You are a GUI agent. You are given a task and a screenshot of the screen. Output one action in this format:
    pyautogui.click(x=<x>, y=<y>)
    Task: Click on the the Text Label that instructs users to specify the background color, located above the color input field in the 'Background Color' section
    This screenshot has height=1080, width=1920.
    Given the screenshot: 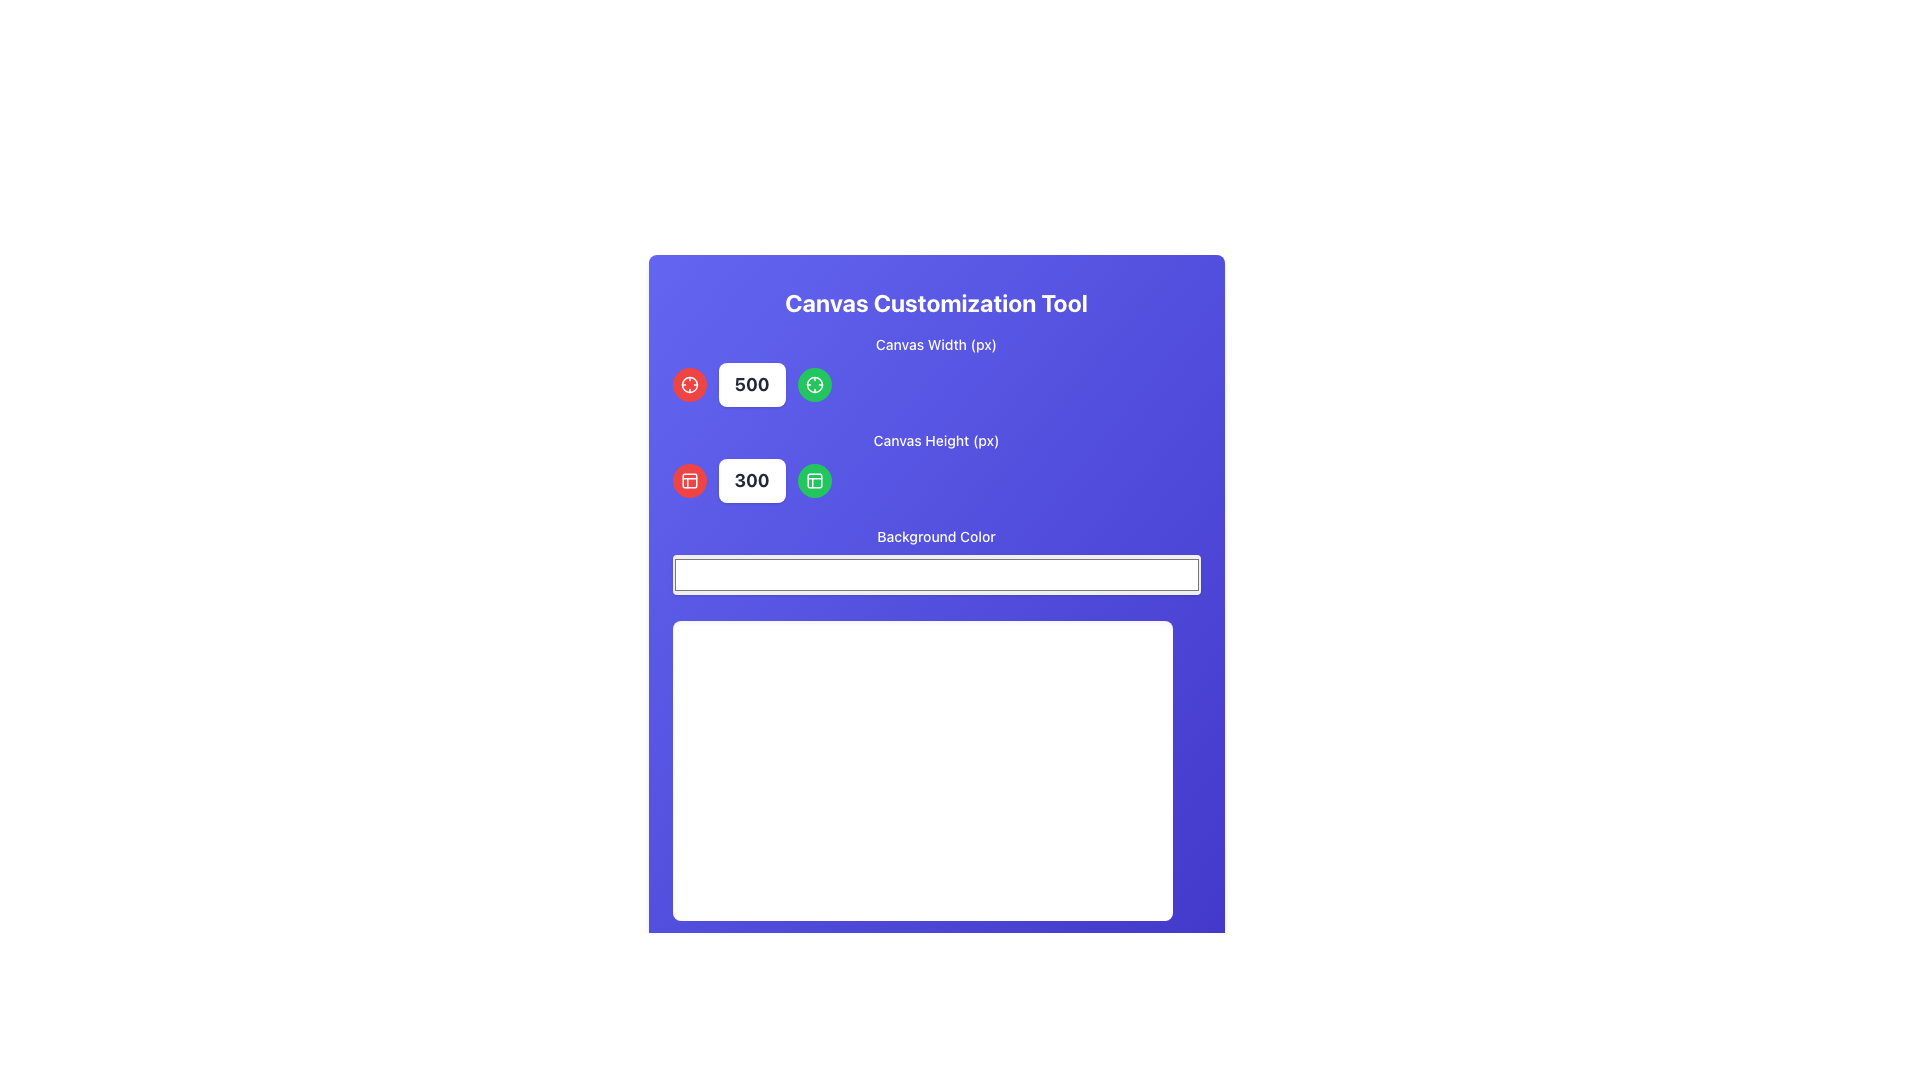 What is the action you would take?
    pyautogui.click(x=935, y=535)
    